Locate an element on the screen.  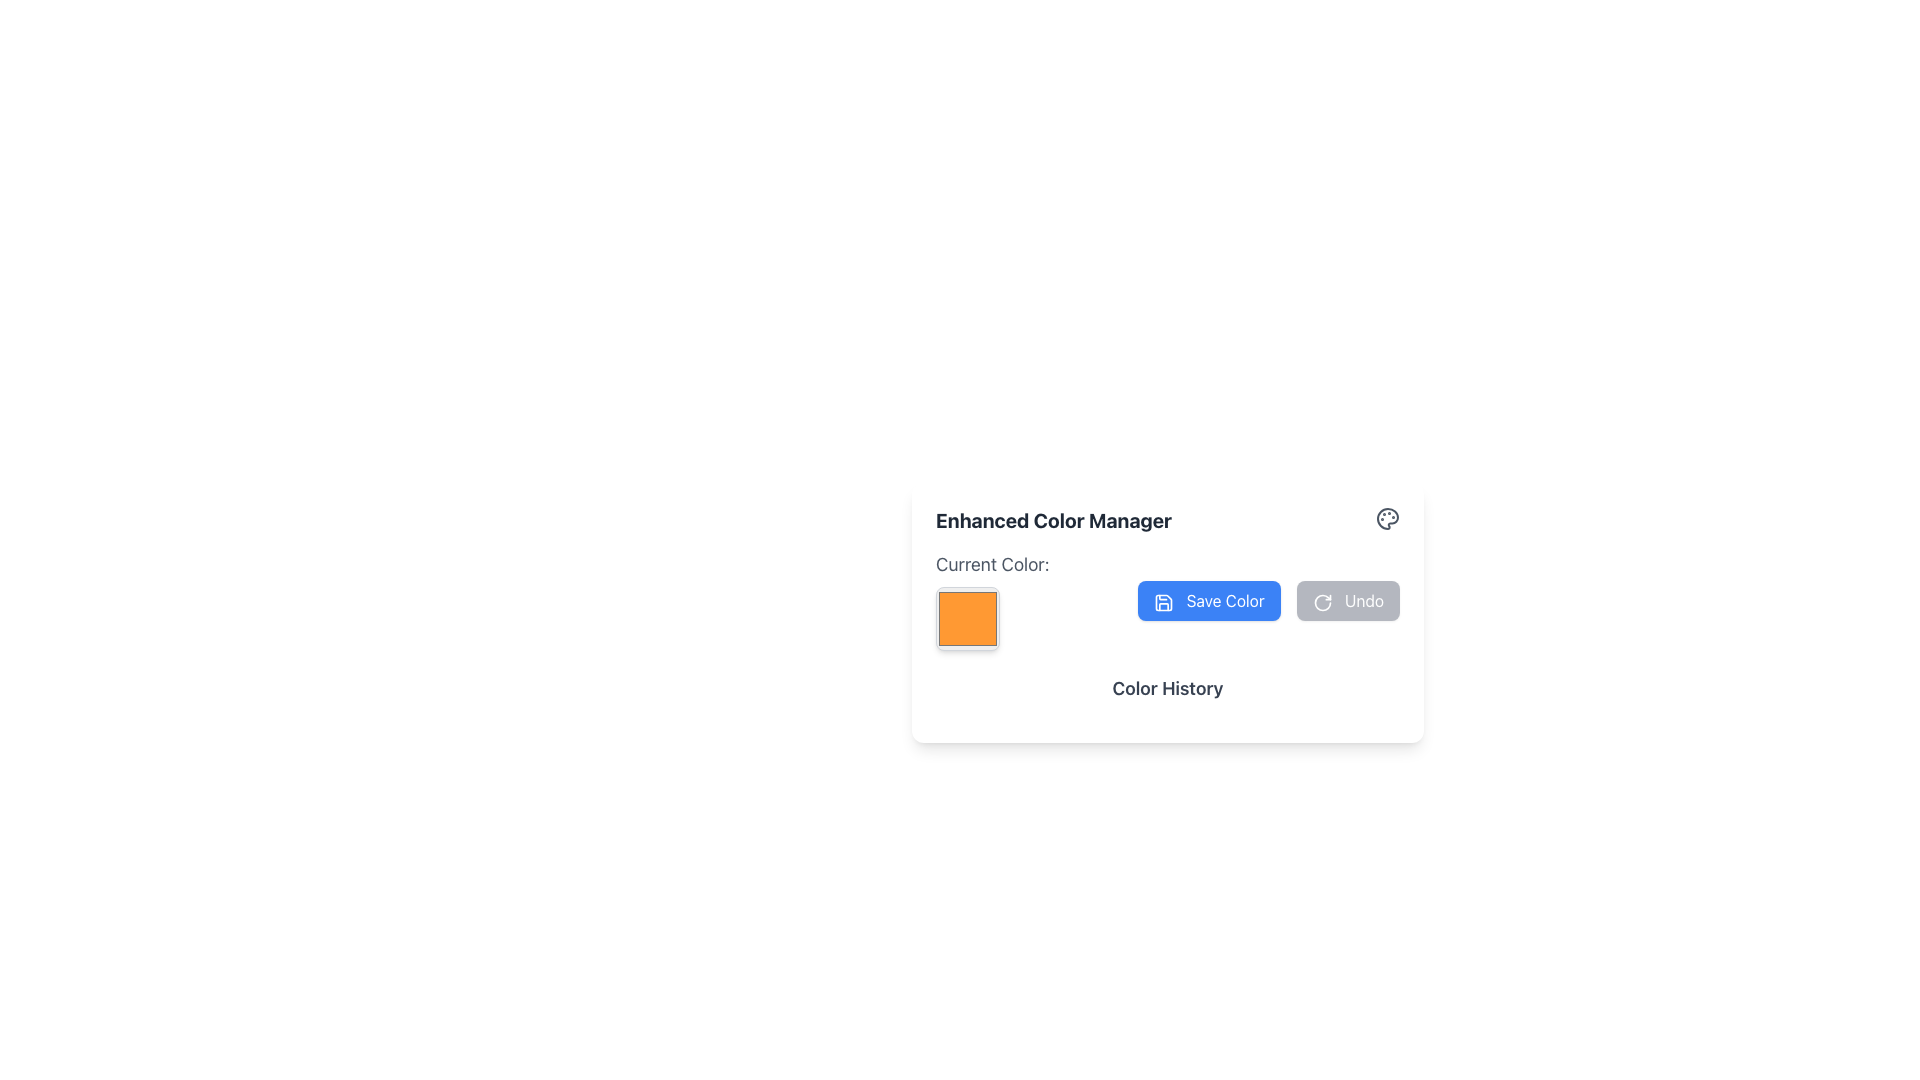
the 'Undo' button is located at coordinates (1322, 601).